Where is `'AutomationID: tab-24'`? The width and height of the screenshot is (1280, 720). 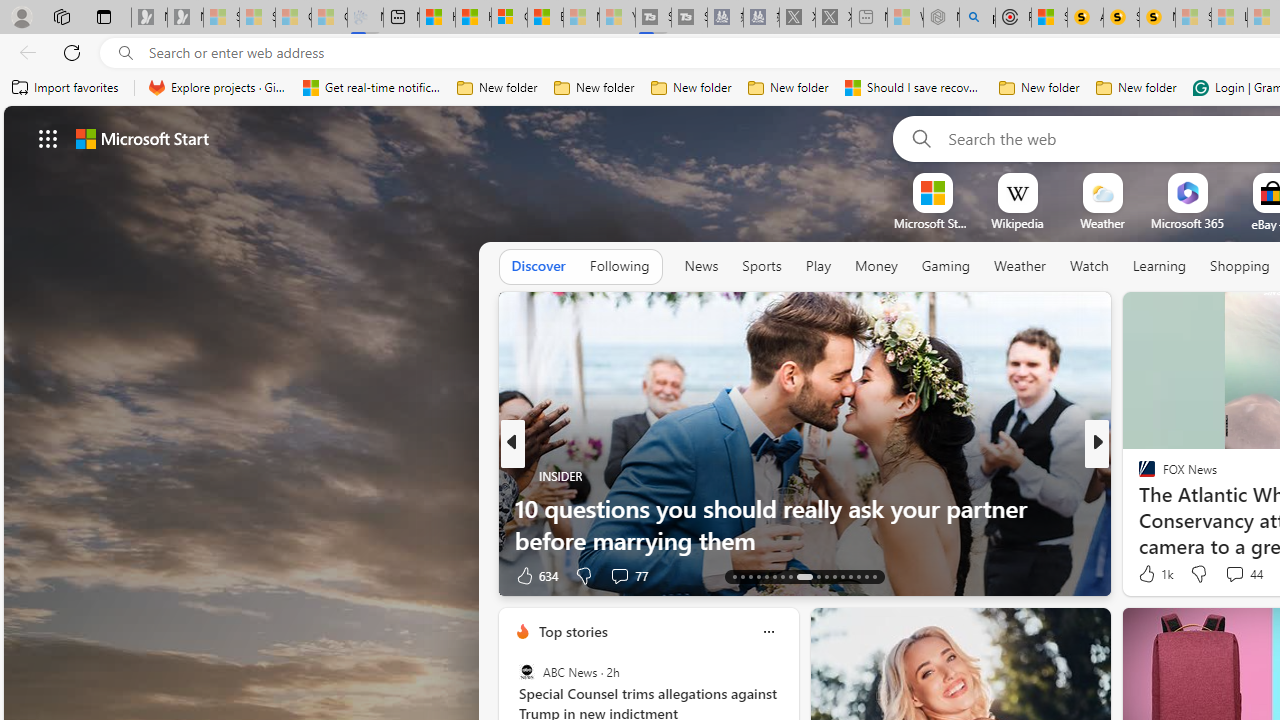 'AutomationID: tab-24' is located at coordinates (833, 577).